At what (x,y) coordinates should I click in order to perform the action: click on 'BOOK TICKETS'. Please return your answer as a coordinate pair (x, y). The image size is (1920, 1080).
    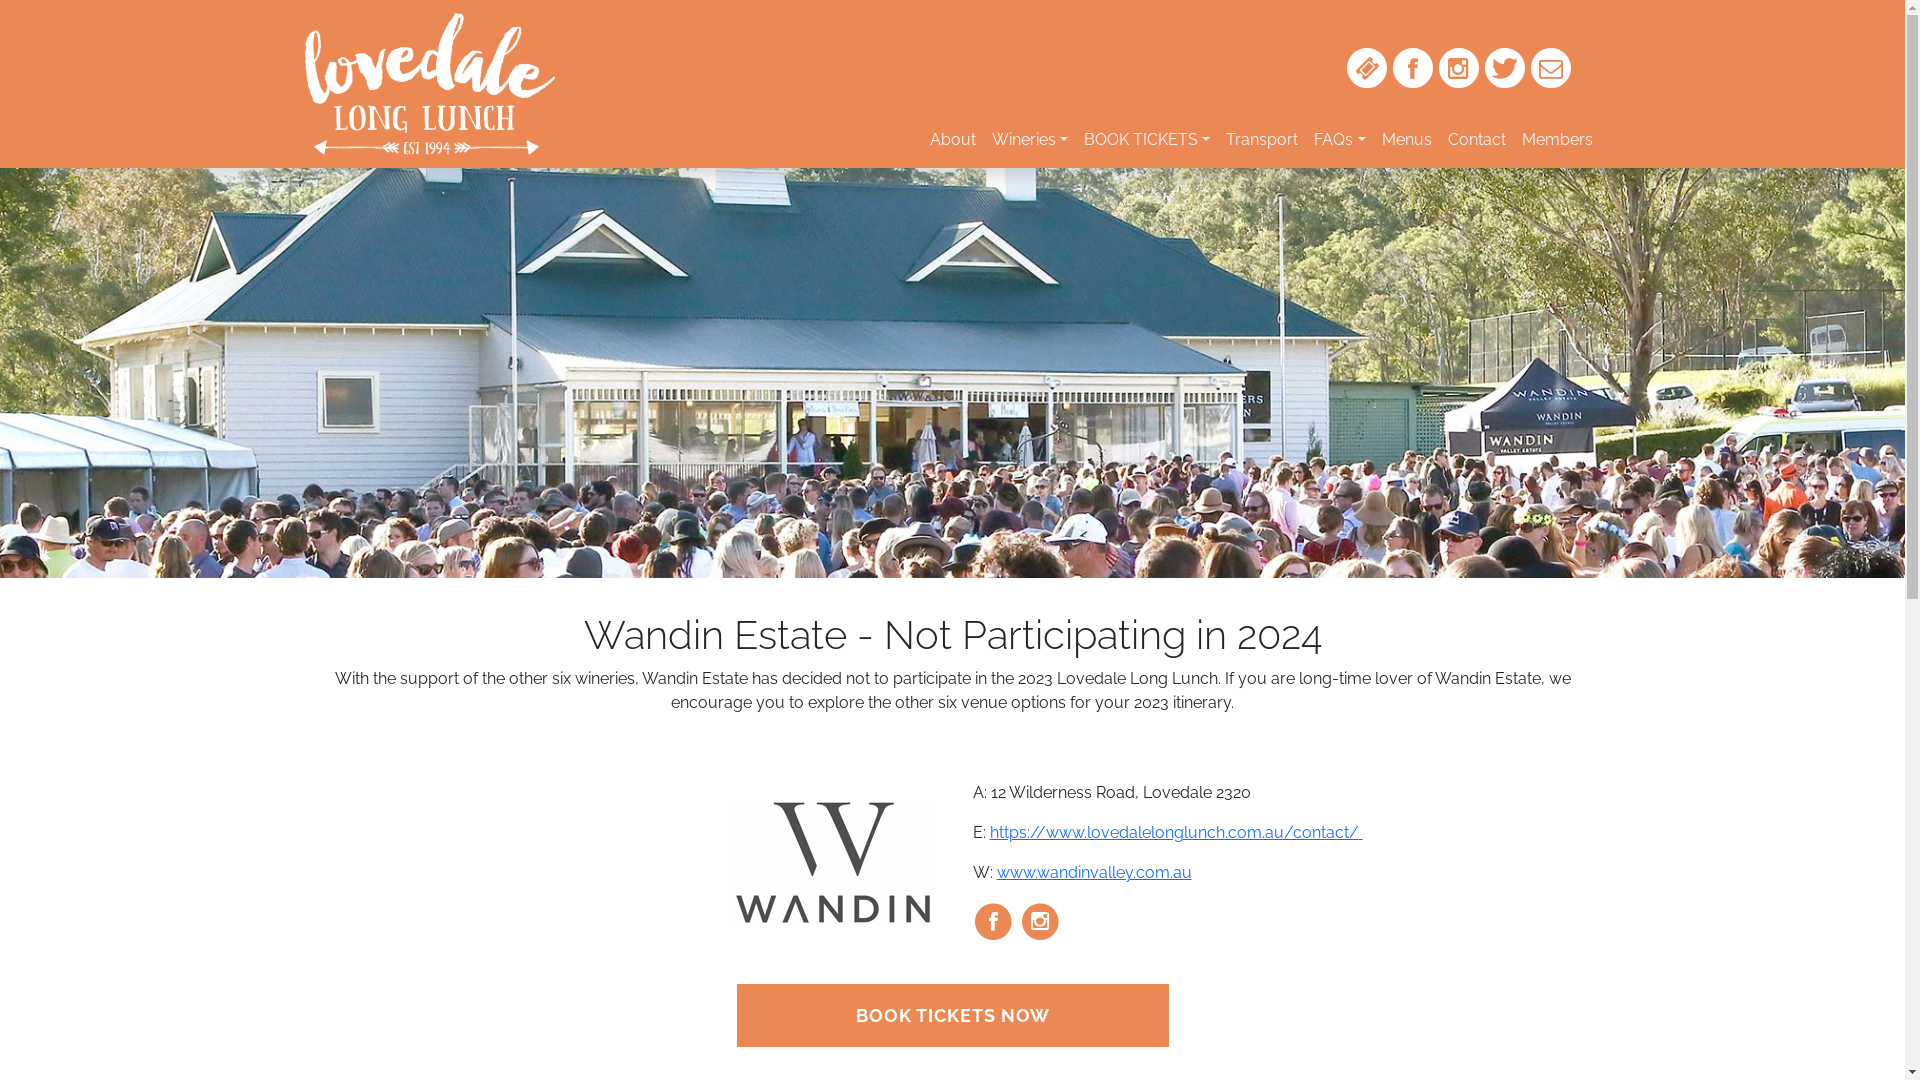
    Looking at the image, I should click on (1147, 138).